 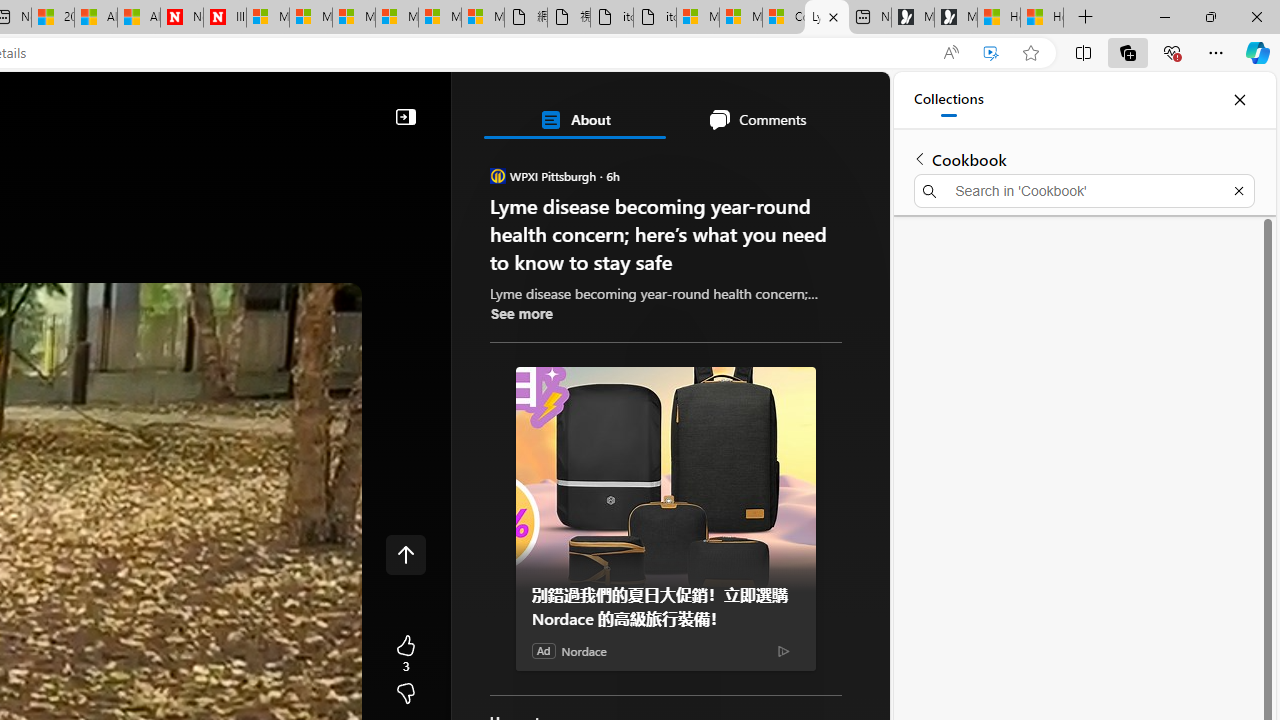 I want to click on 'Class: control icon-only', so click(x=405, y=555).